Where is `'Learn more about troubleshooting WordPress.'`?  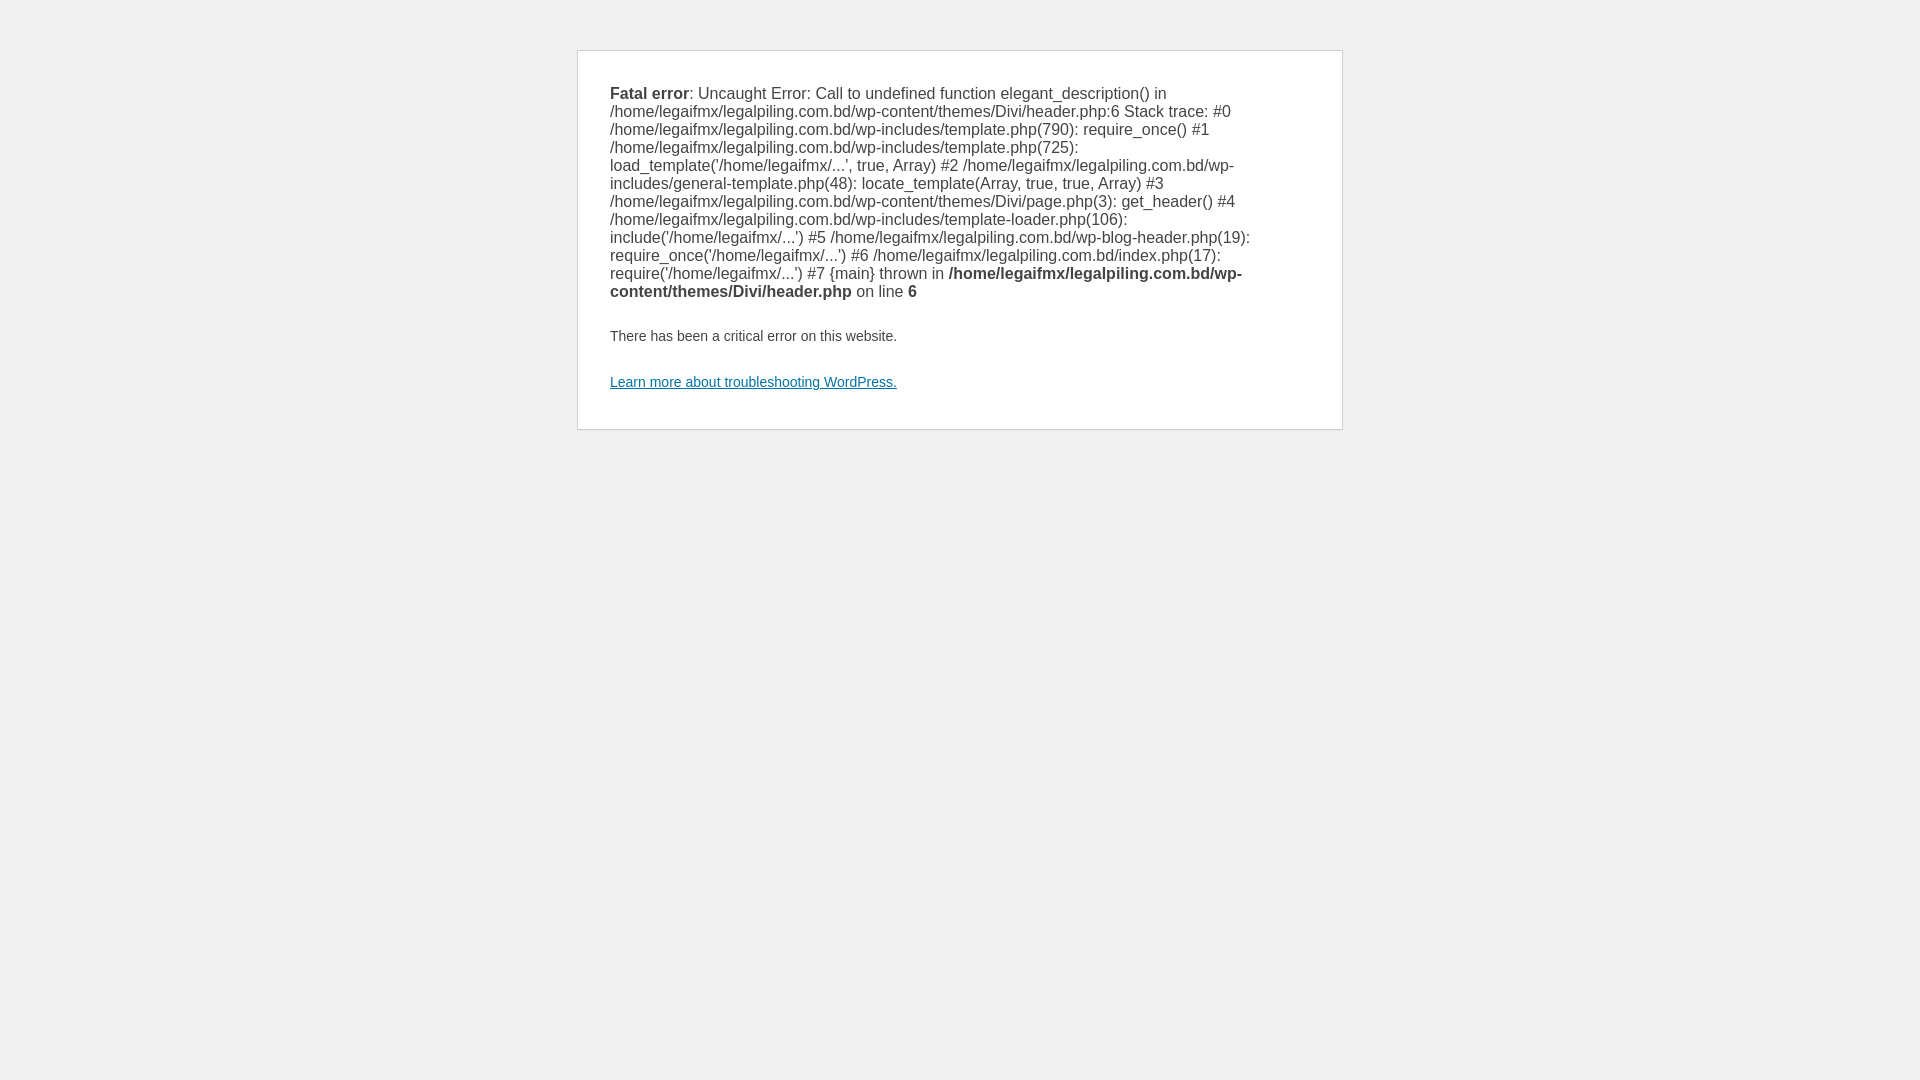
'Learn more about troubleshooting WordPress.' is located at coordinates (752, 381).